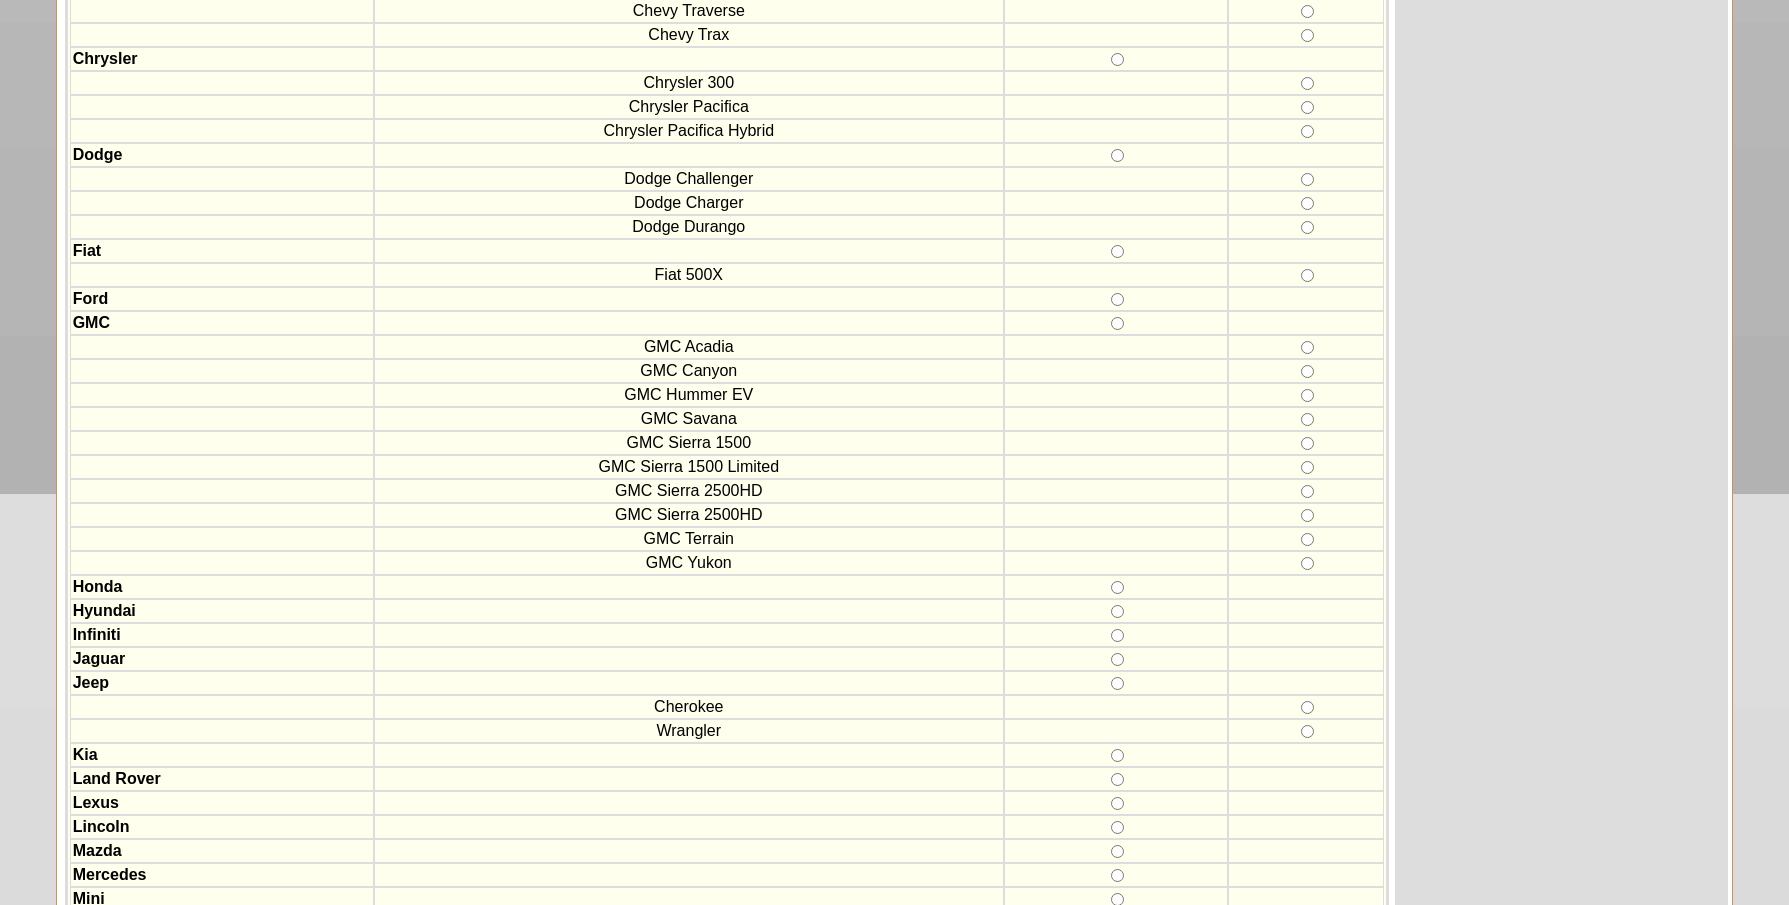 The image size is (1789, 905). What do you see at coordinates (98, 658) in the screenshot?
I see `'Jaguar'` at bounding box center [98, 658].